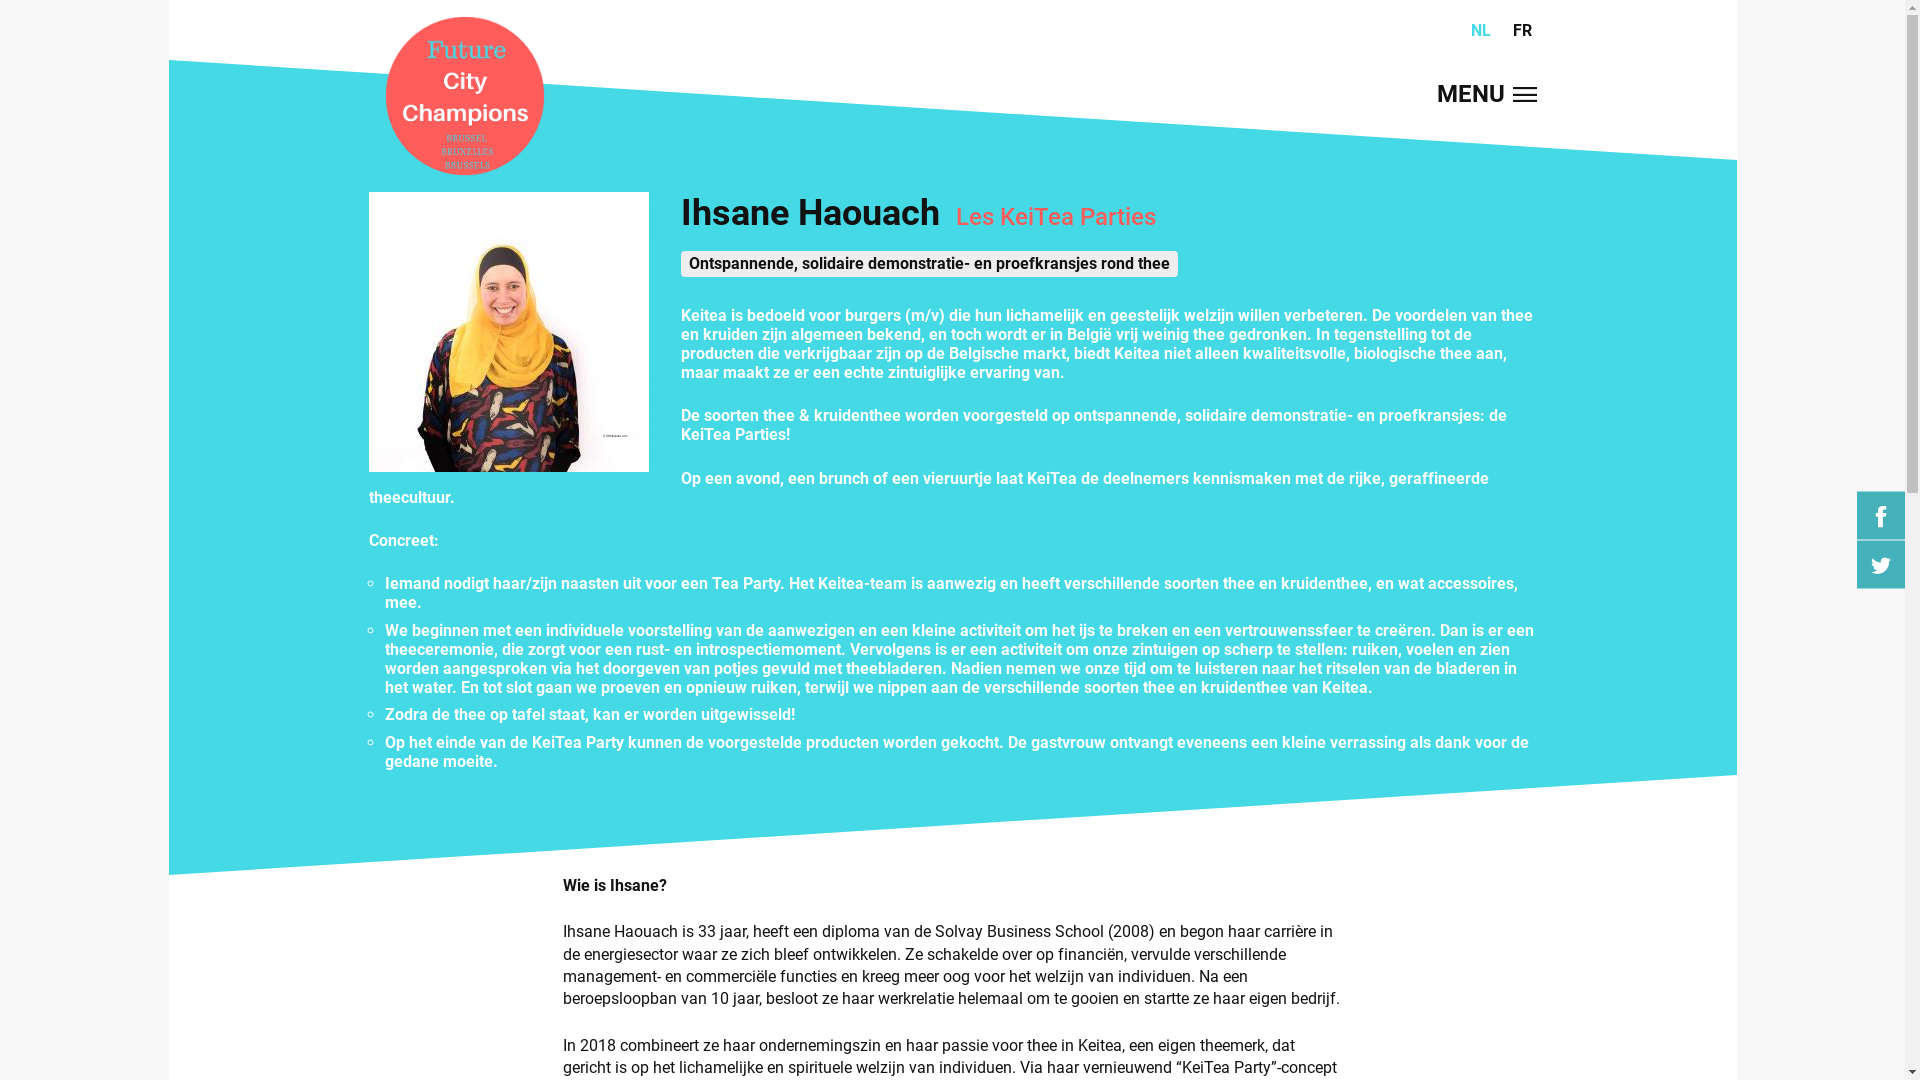  I want to click on 'FR', so click(1521, 30).